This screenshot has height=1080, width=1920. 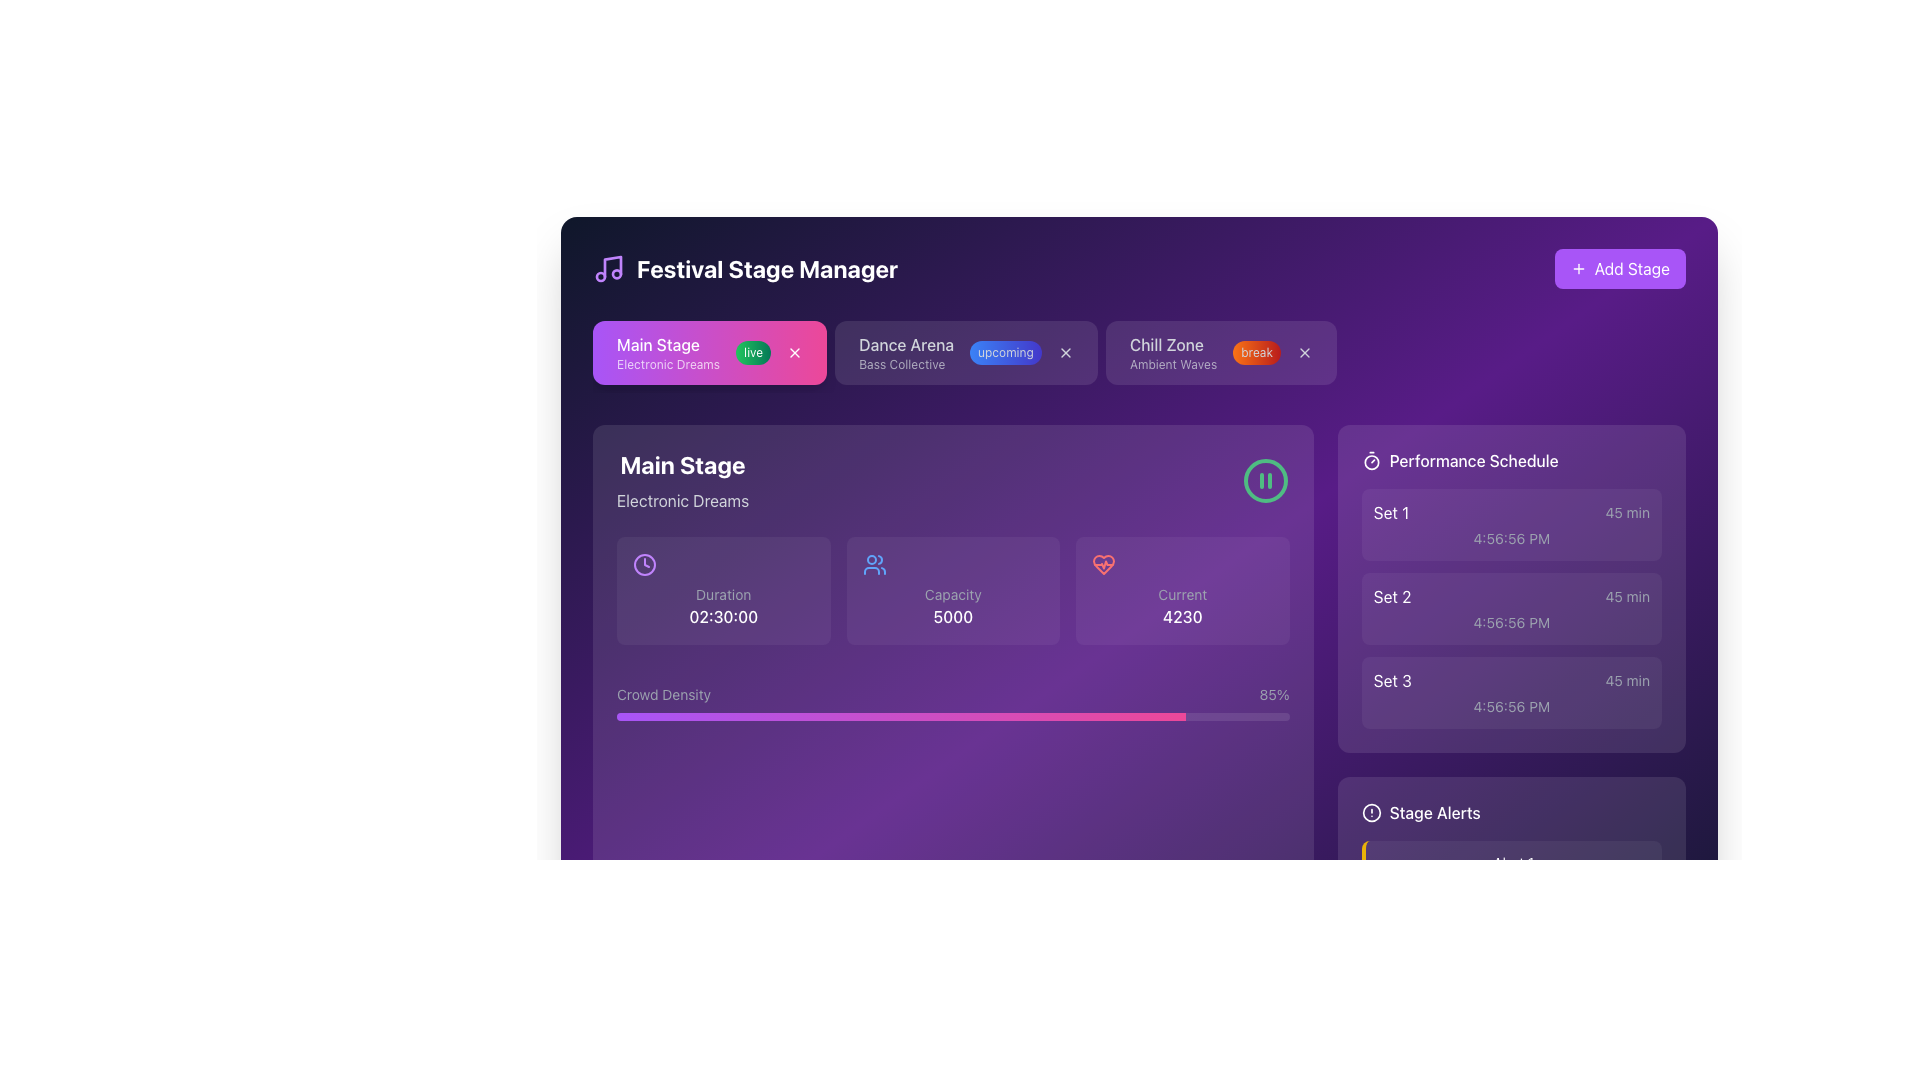 I want to click on the title 'Chill Zone' or the badge labeled 'break' on the interactive card located in the top row, third card from the left, so click(x=1220, y=352).